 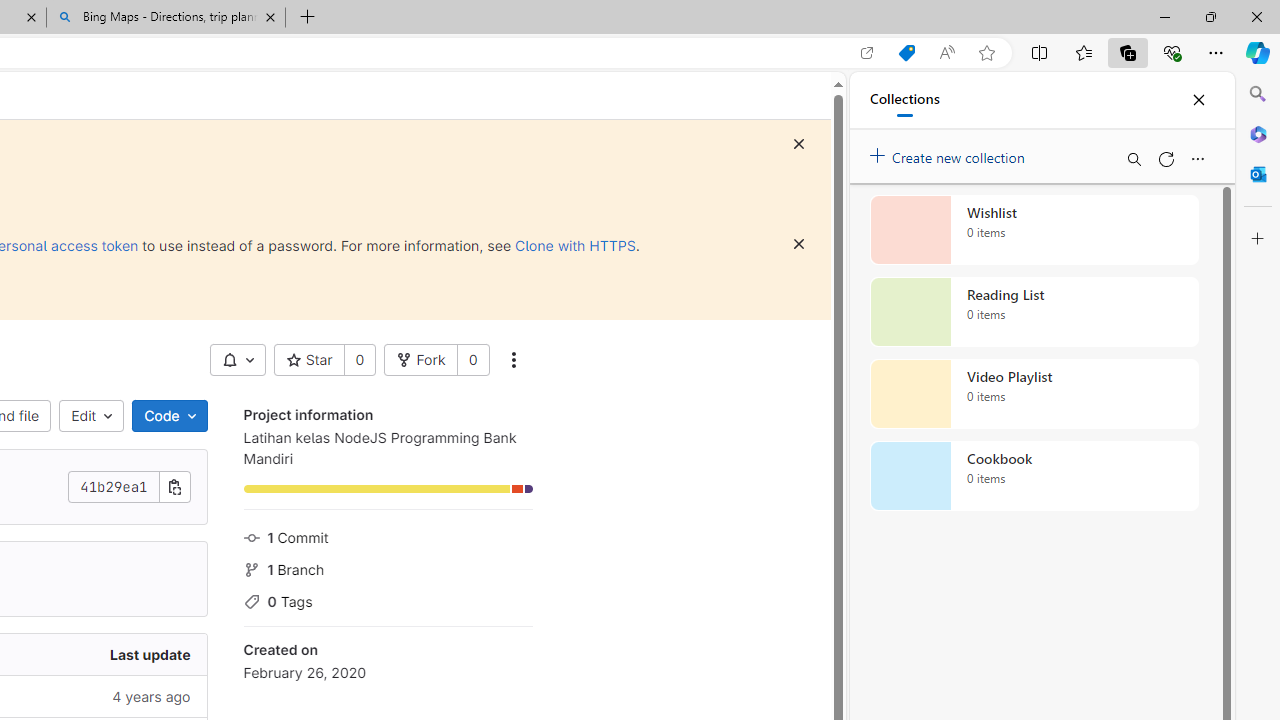 I want to click on 'More options menu', so click(x=1197, y=158).